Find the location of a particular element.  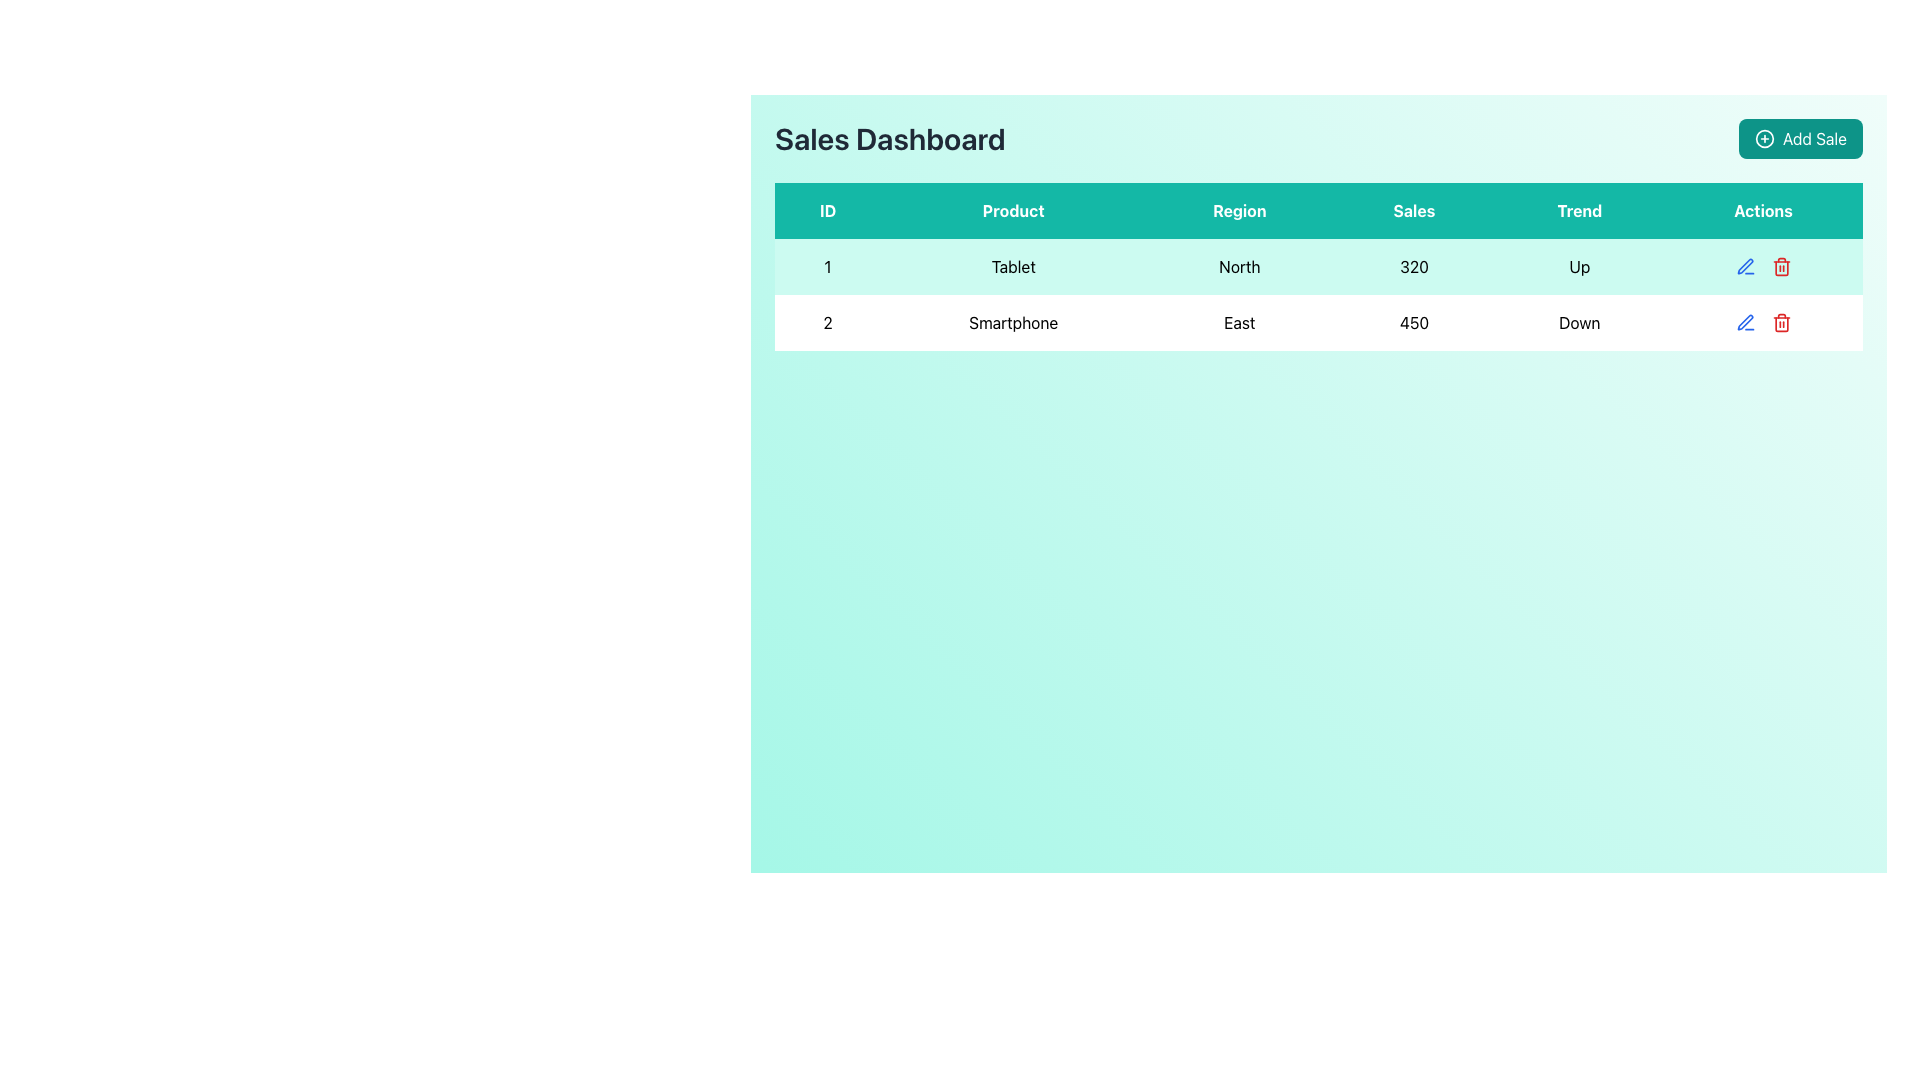

the third column header in the table, which labels the regional data and is positioned between 'Product' and 'Sales' is located at coordinates (1238, 211).